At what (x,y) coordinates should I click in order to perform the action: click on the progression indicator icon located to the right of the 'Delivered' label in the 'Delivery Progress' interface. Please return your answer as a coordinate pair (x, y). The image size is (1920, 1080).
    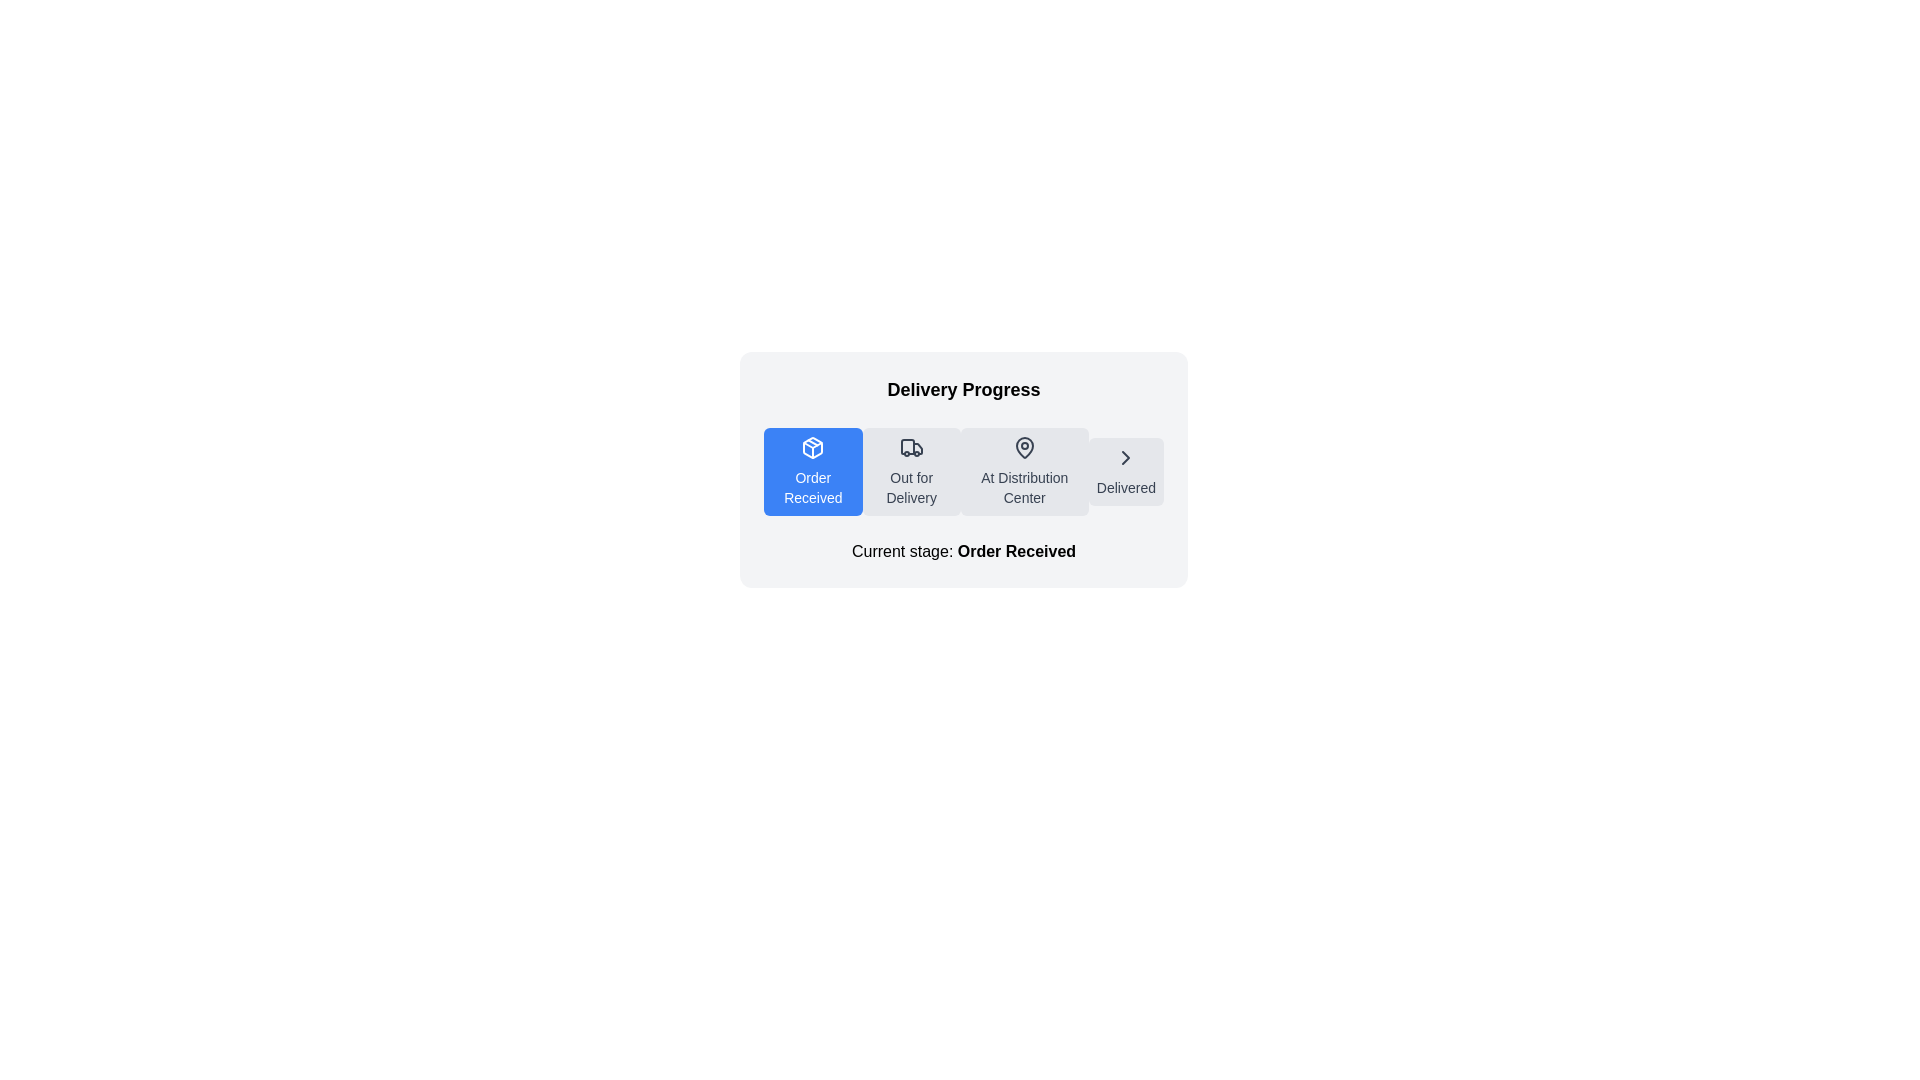
    Looking at the image, I should click on (1126, 458).